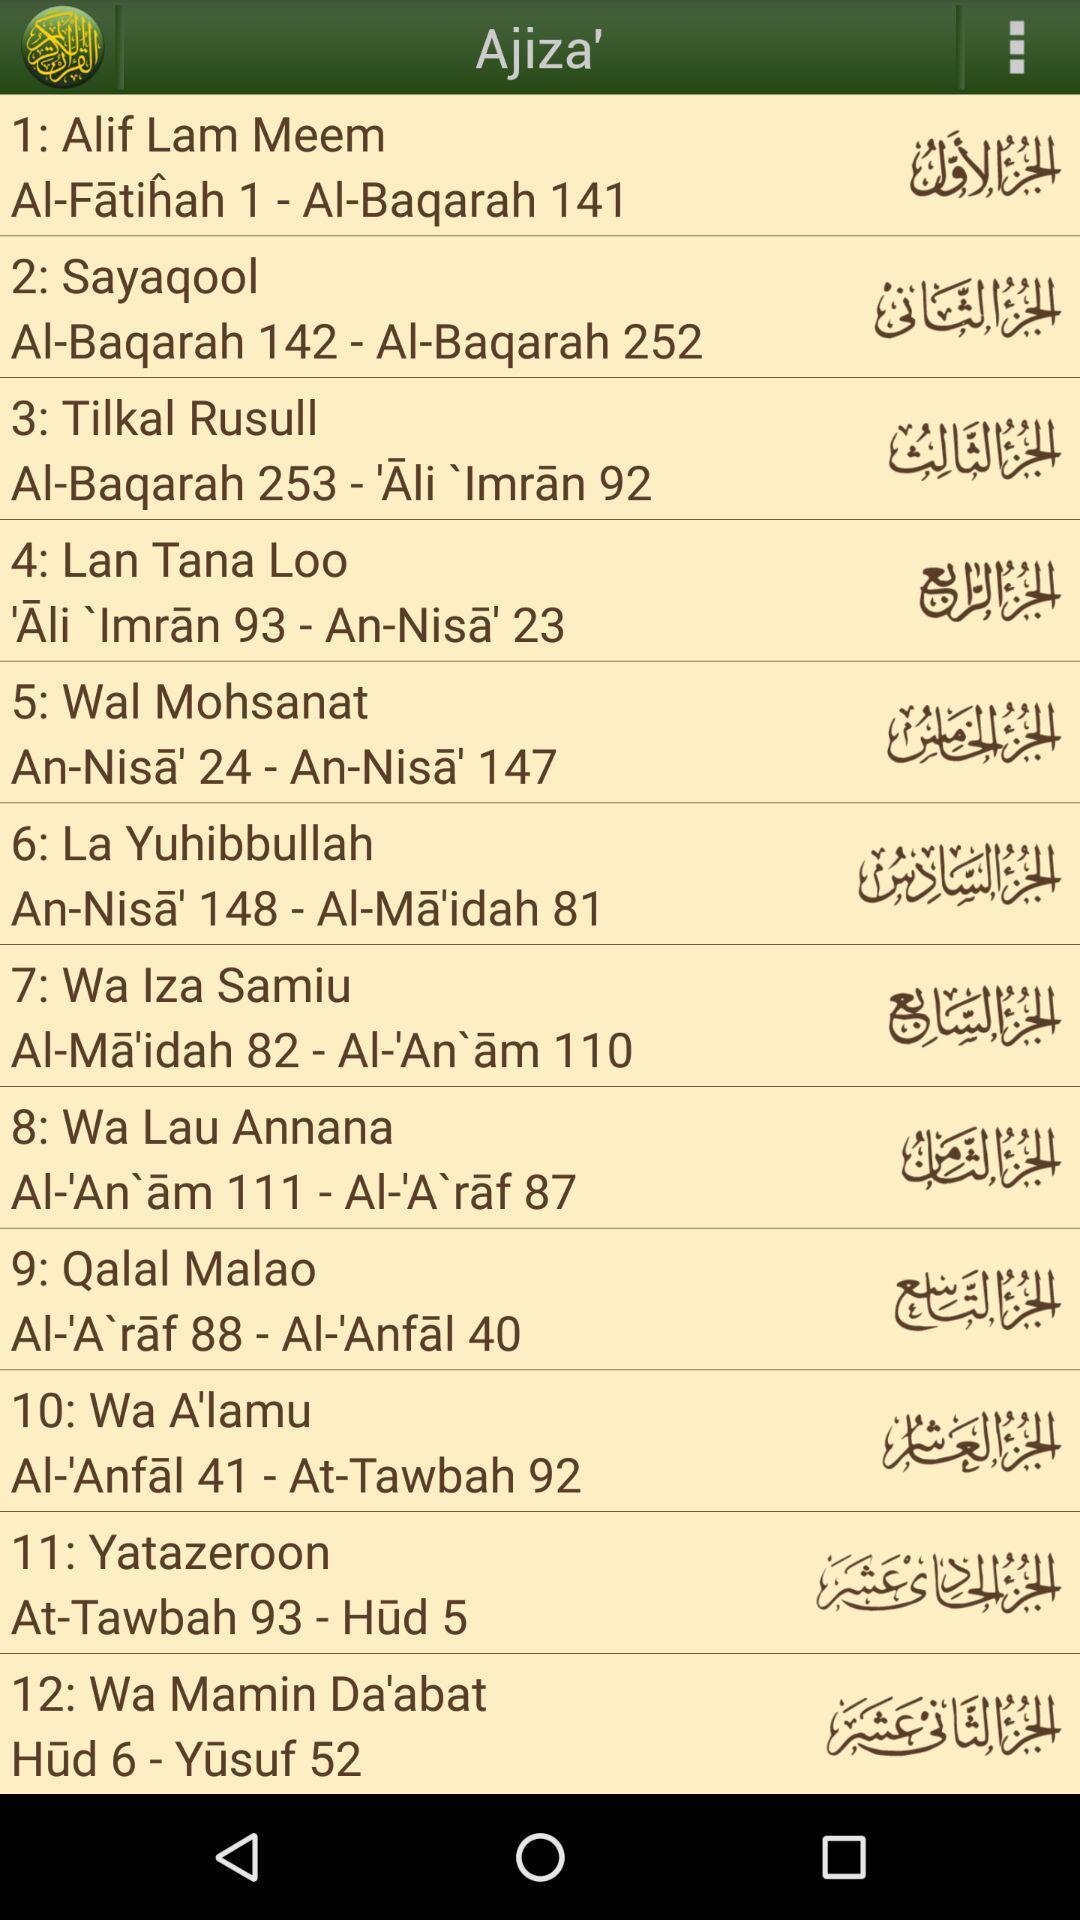 The height and width of the screenshot is (1920, 1080). Describe the element at coordinates (135, 273) in the screenshot. I see `the 2: sayaqool` at that location.